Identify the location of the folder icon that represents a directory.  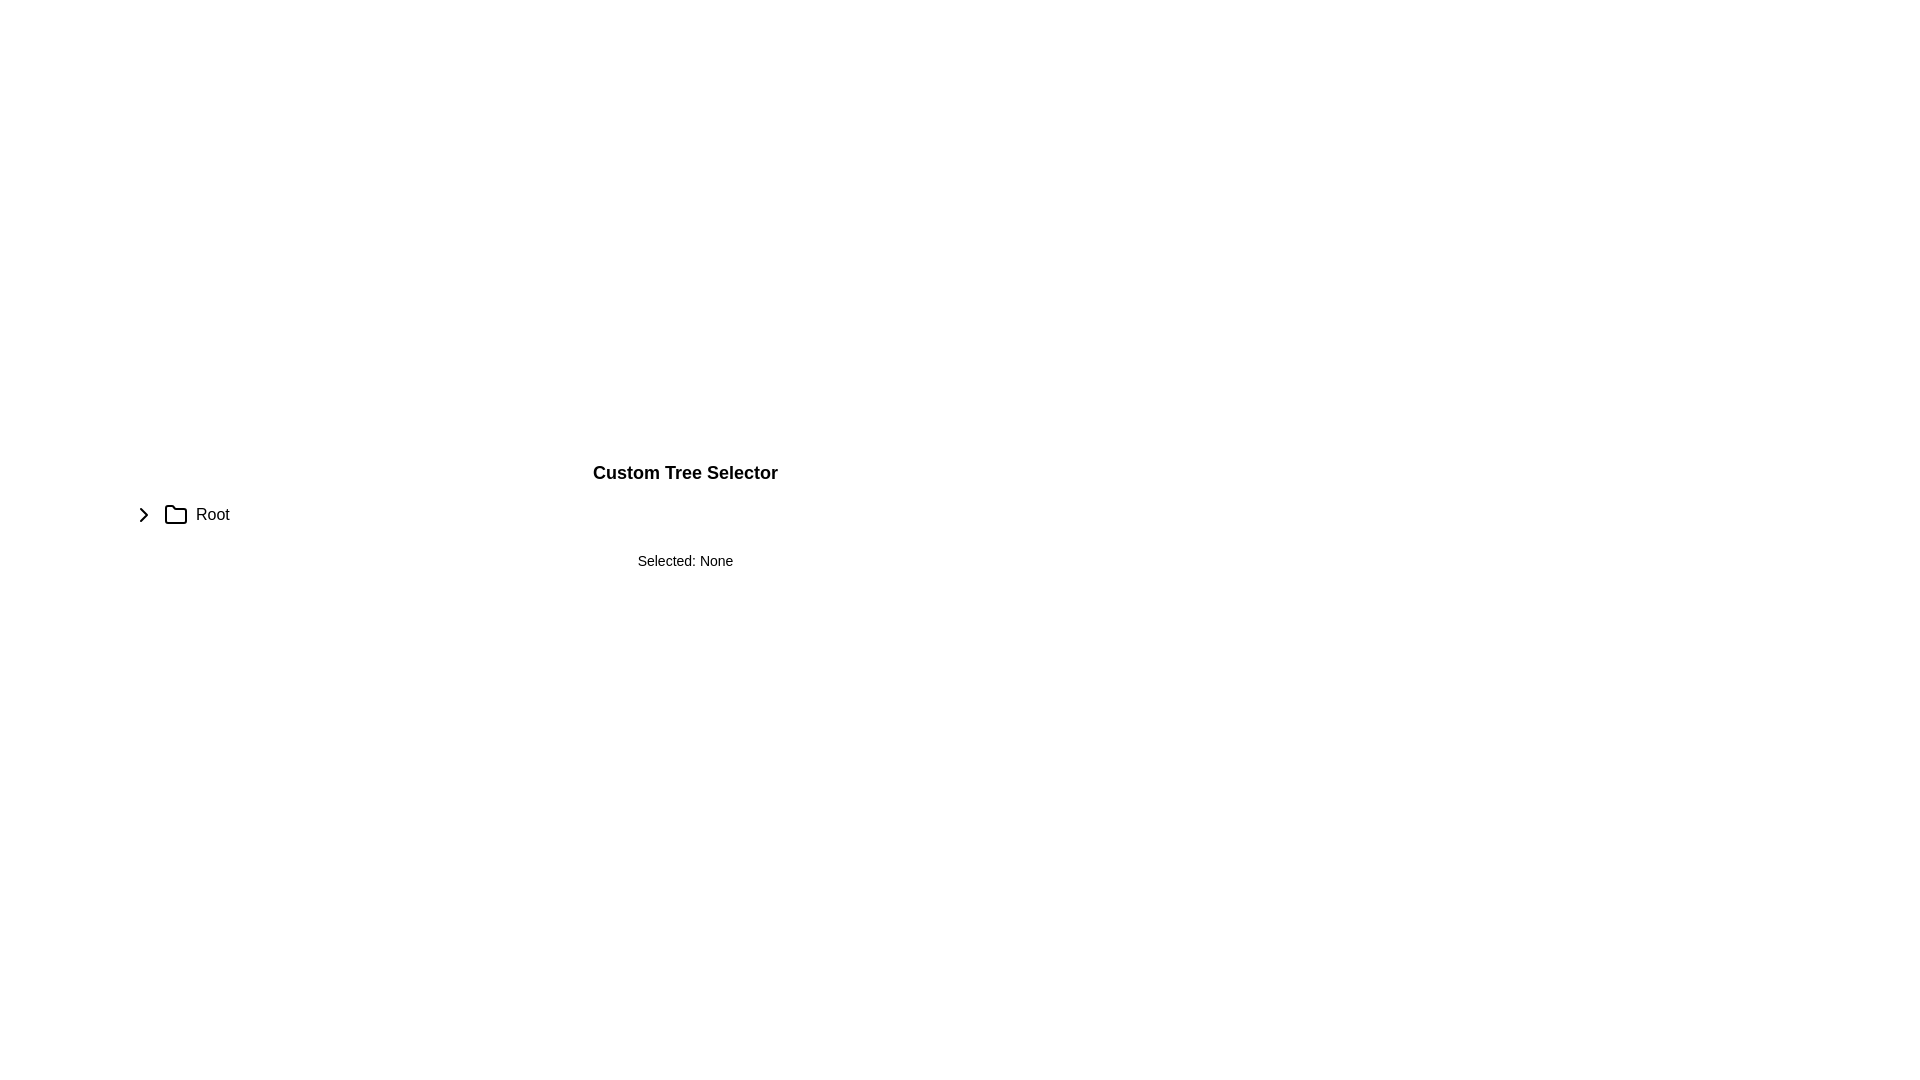
(176, 514).